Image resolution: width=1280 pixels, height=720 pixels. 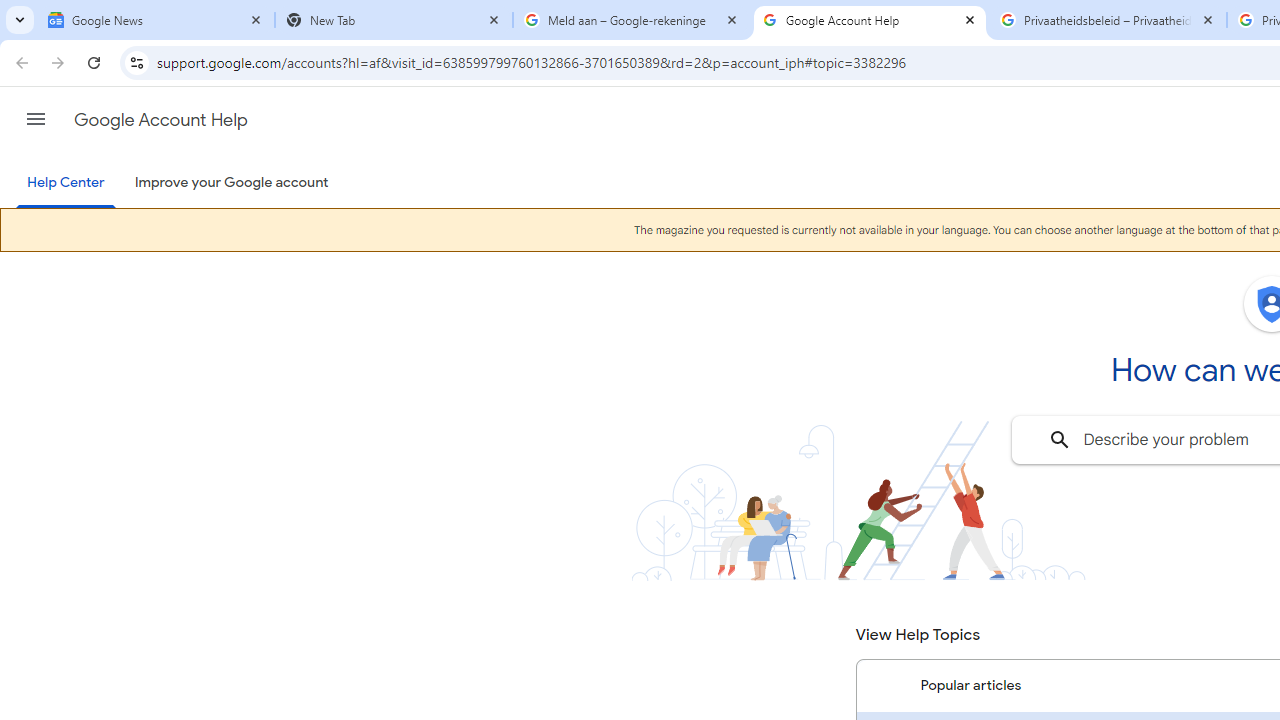 What do you see at coordinates (394, 20) in the screenshot?
I see `'New Tab'` at bounding box center [394, 20].